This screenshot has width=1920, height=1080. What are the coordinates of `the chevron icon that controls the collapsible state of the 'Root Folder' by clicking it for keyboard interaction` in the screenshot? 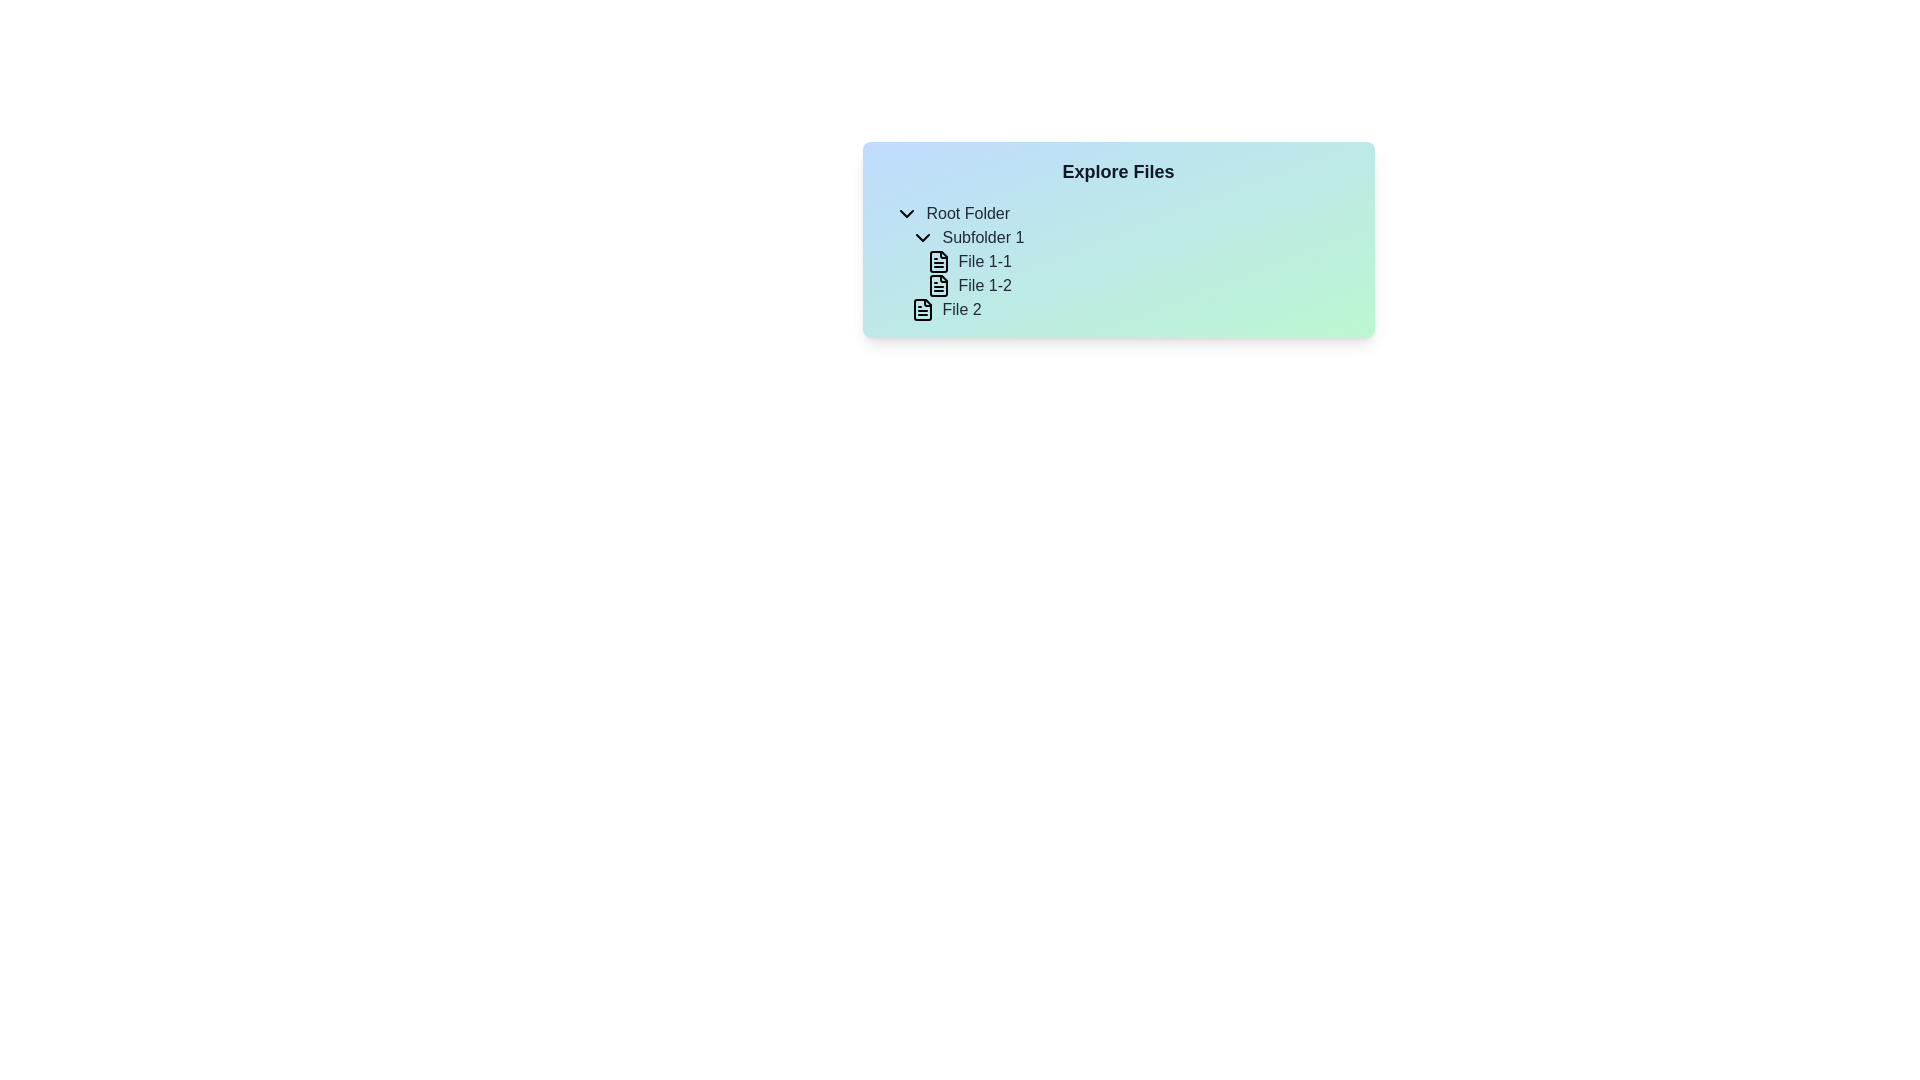 It's located at (905, 213).